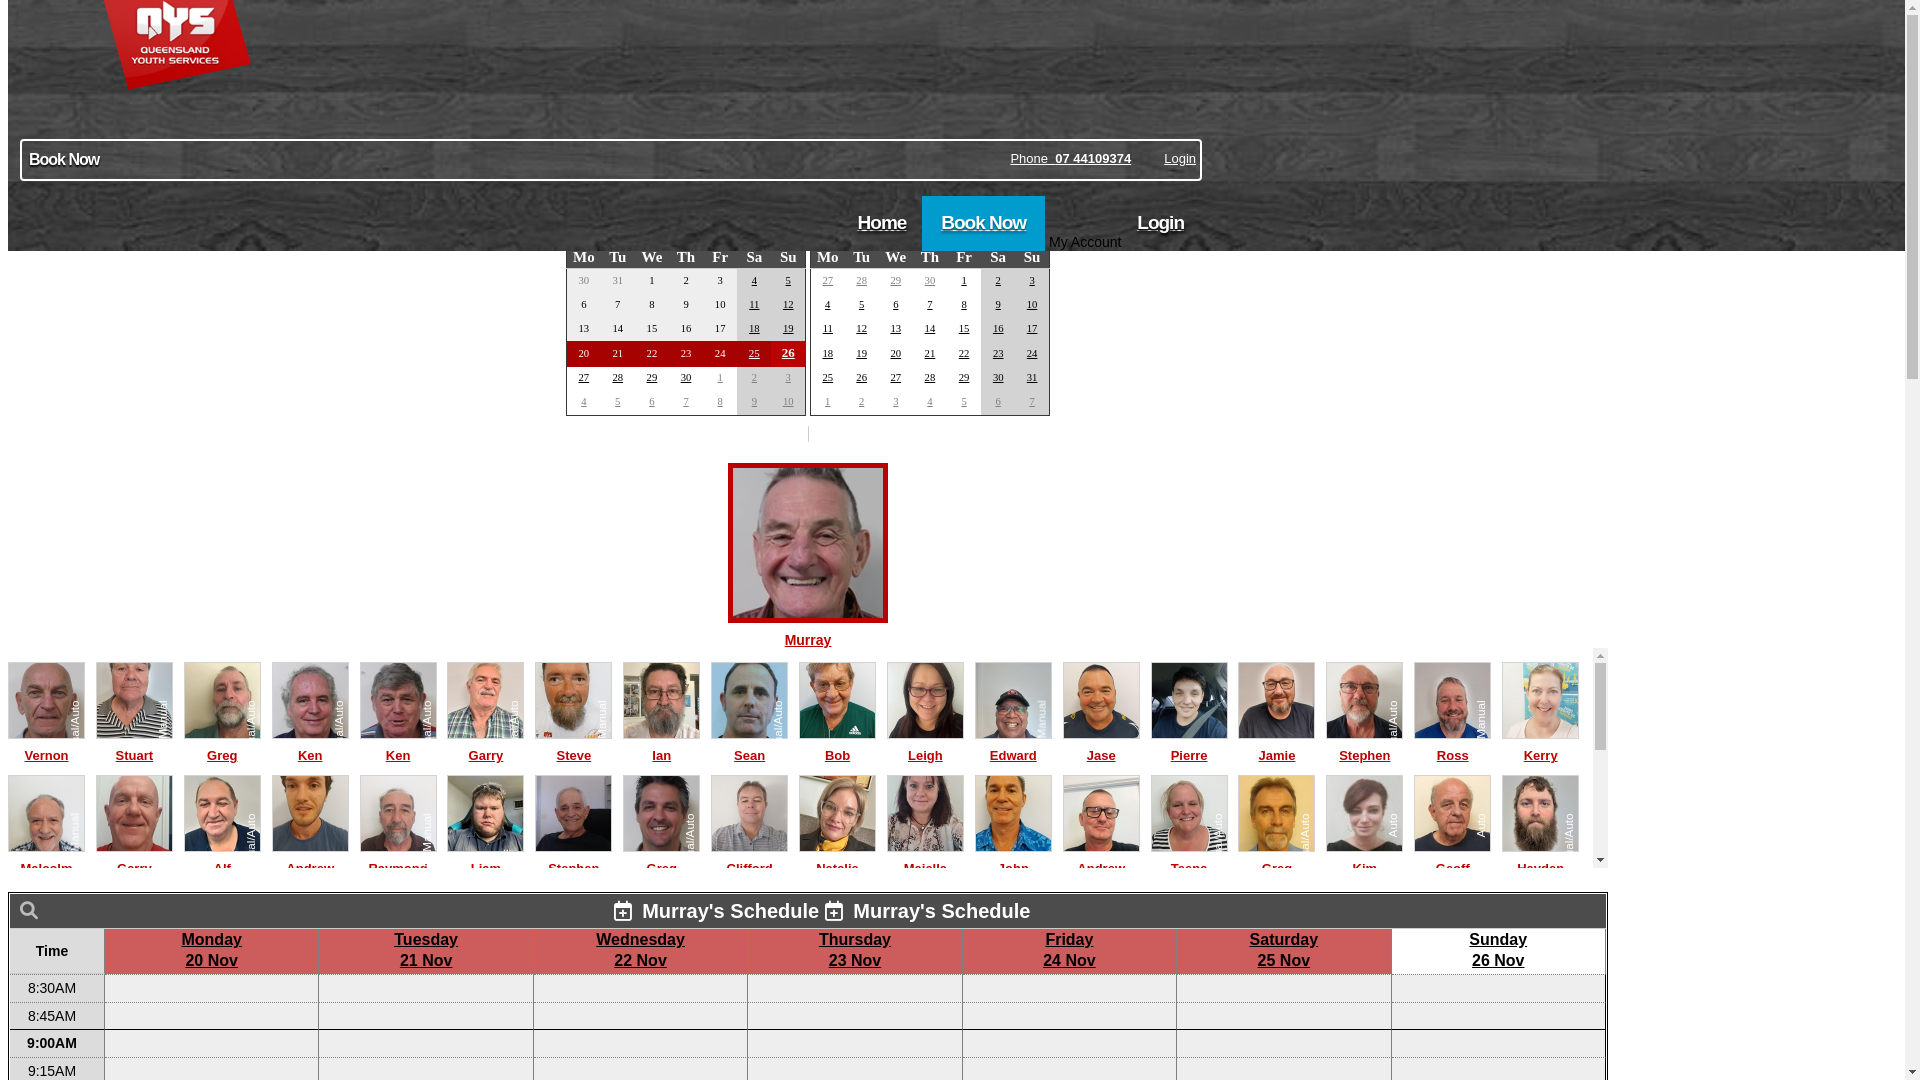 Image resolution: width=1920 pixels, height=1080 pixels. Describe the element at coordinates (753, 401) in the screenshot. I see `'9'` at that location.